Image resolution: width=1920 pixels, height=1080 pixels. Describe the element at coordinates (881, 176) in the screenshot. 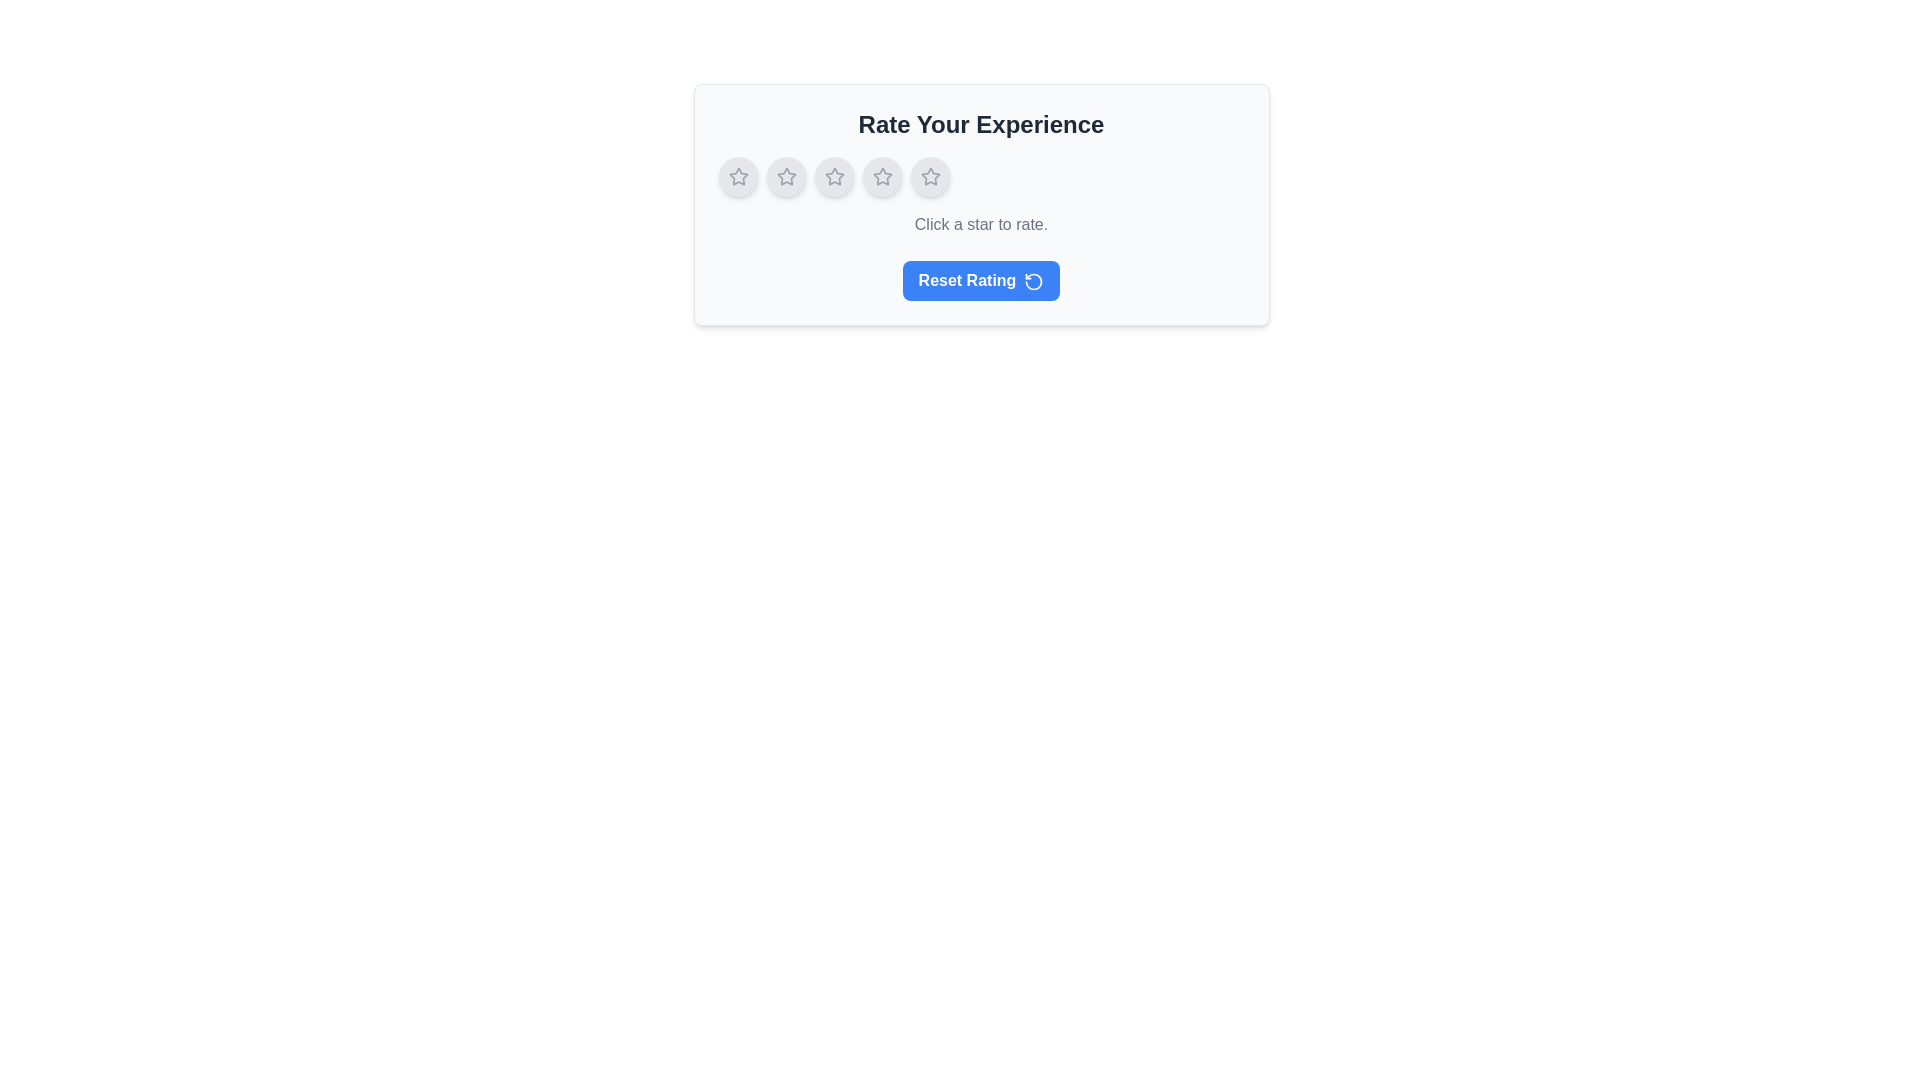

I see `the third star in the rating system located underneath the text 'Rate Your Experience'` at that location.